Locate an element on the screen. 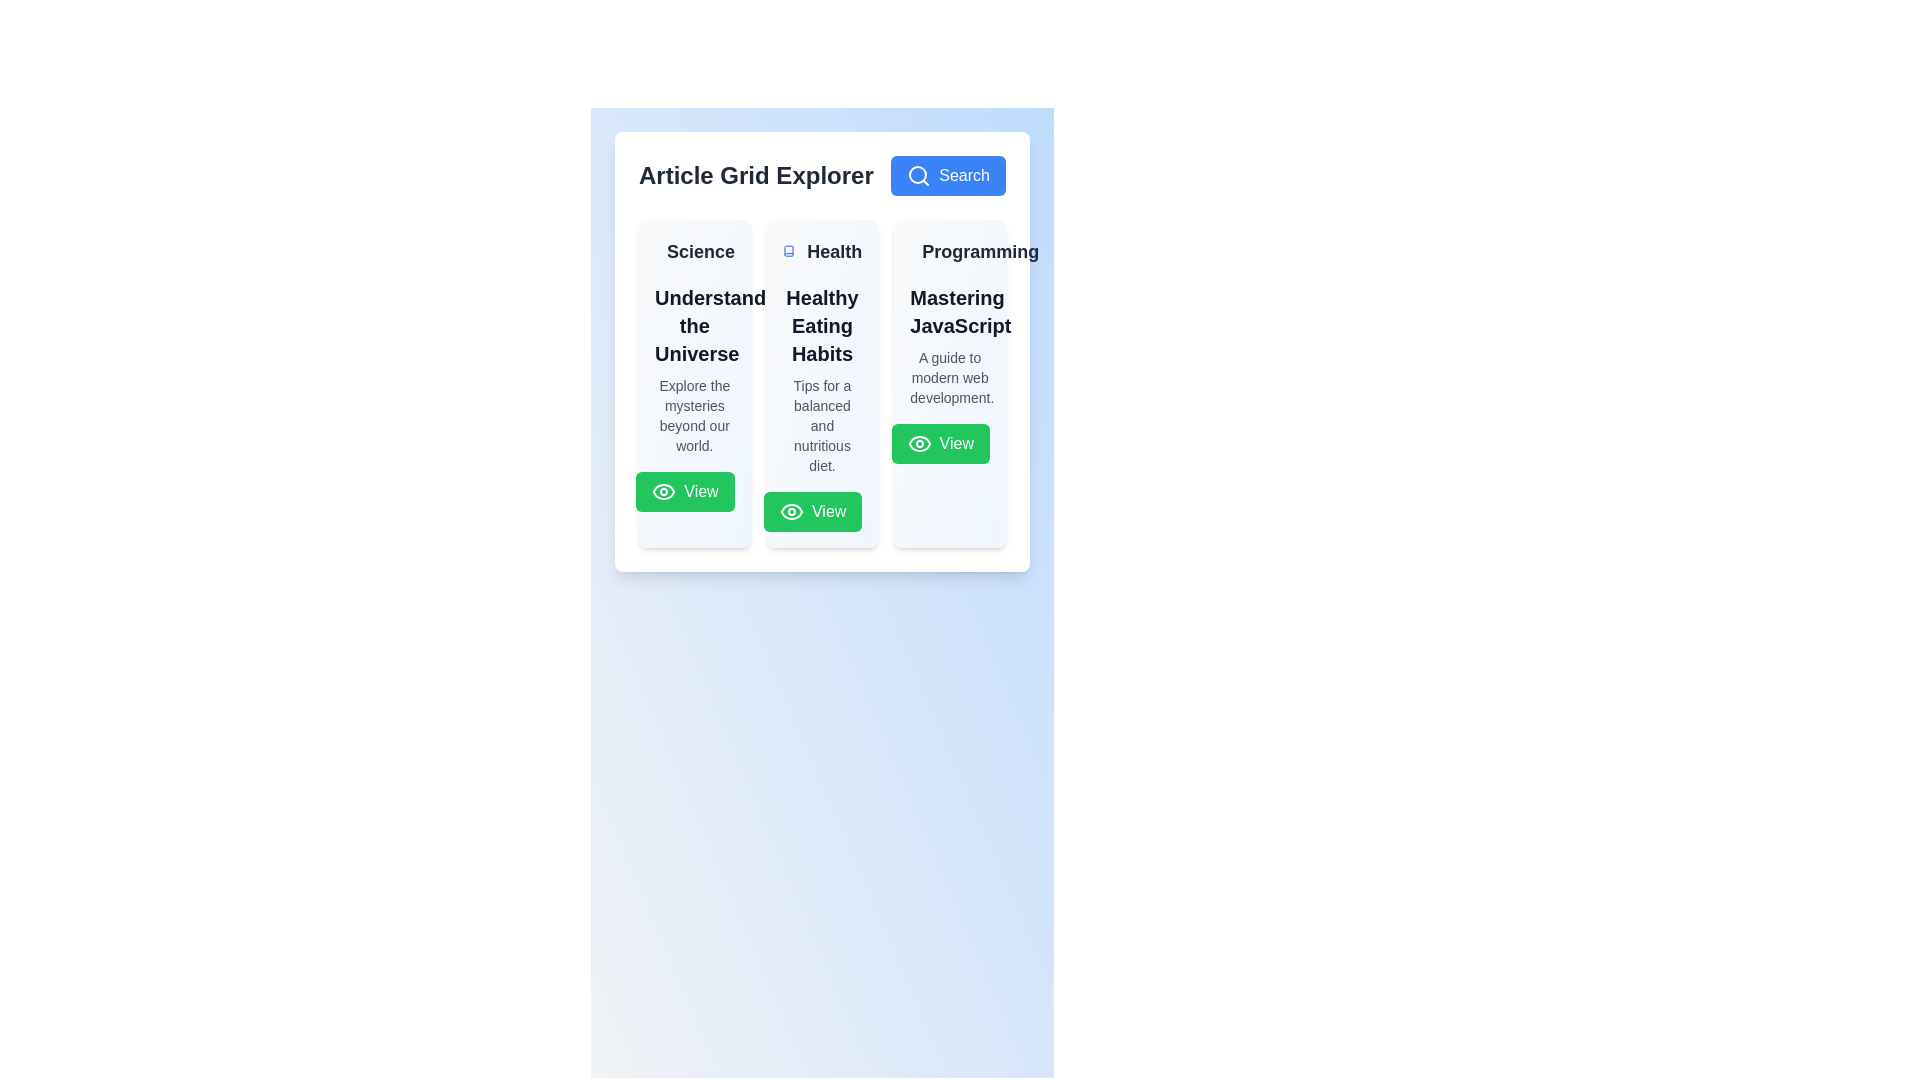  the green button labeled 'View' with an eye icon located at the bottom right of the 'Understanding the Universe' card is located at coordinates (694, 492).